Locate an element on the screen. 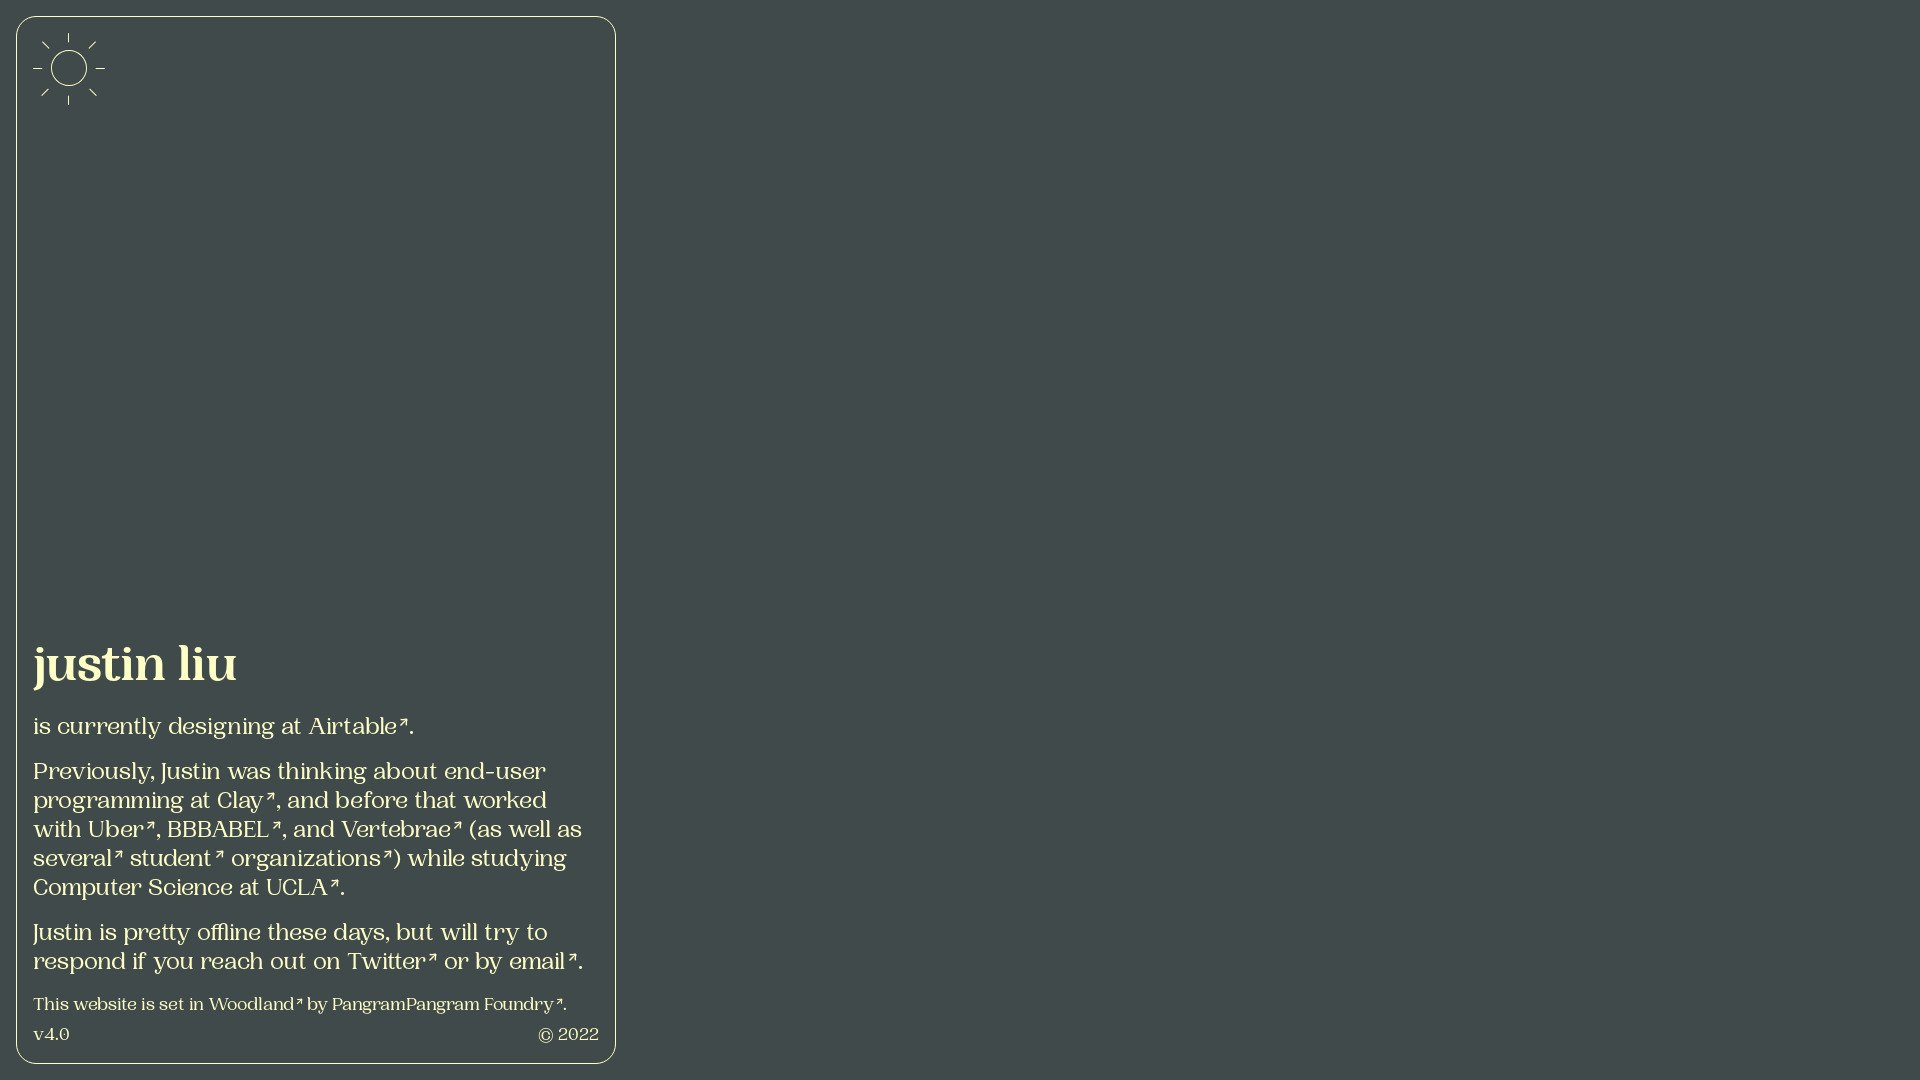 Image resolution: width=1920 pixels, height=1080 pixels. 'BBBABEL' is located at coordinates (224, 832).